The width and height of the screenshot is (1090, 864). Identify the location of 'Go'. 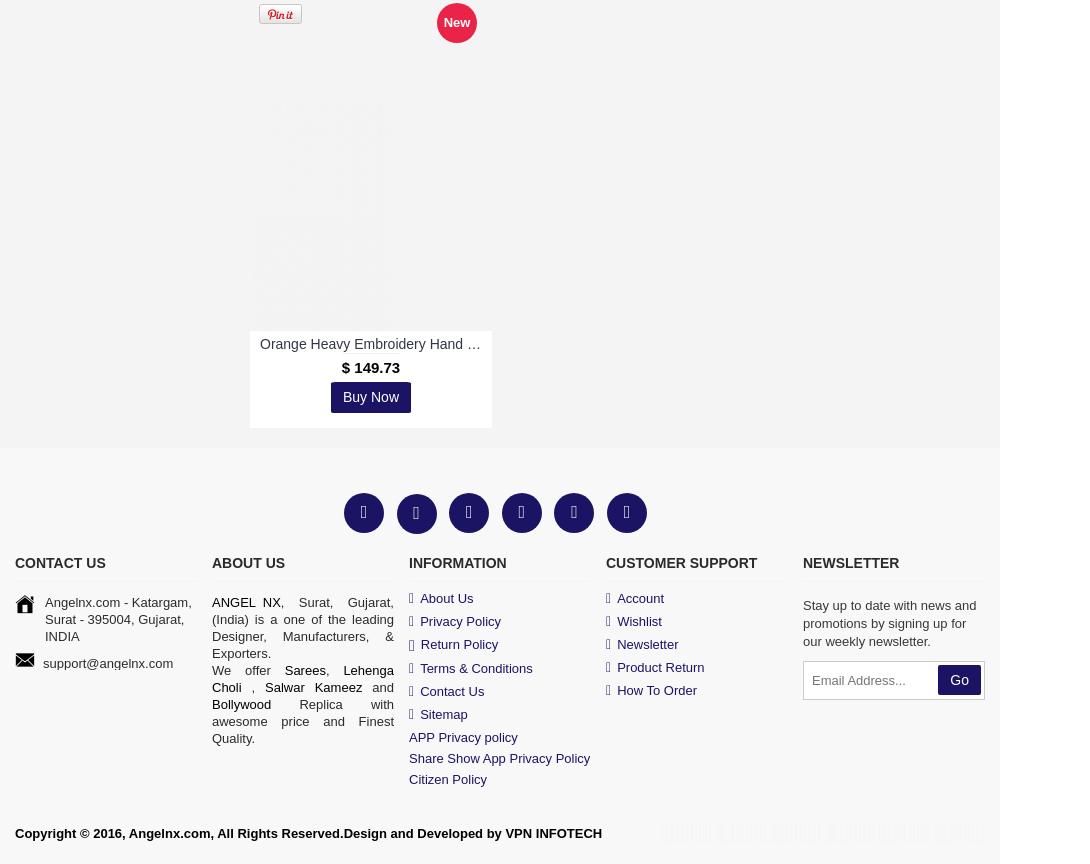
(949, 679).